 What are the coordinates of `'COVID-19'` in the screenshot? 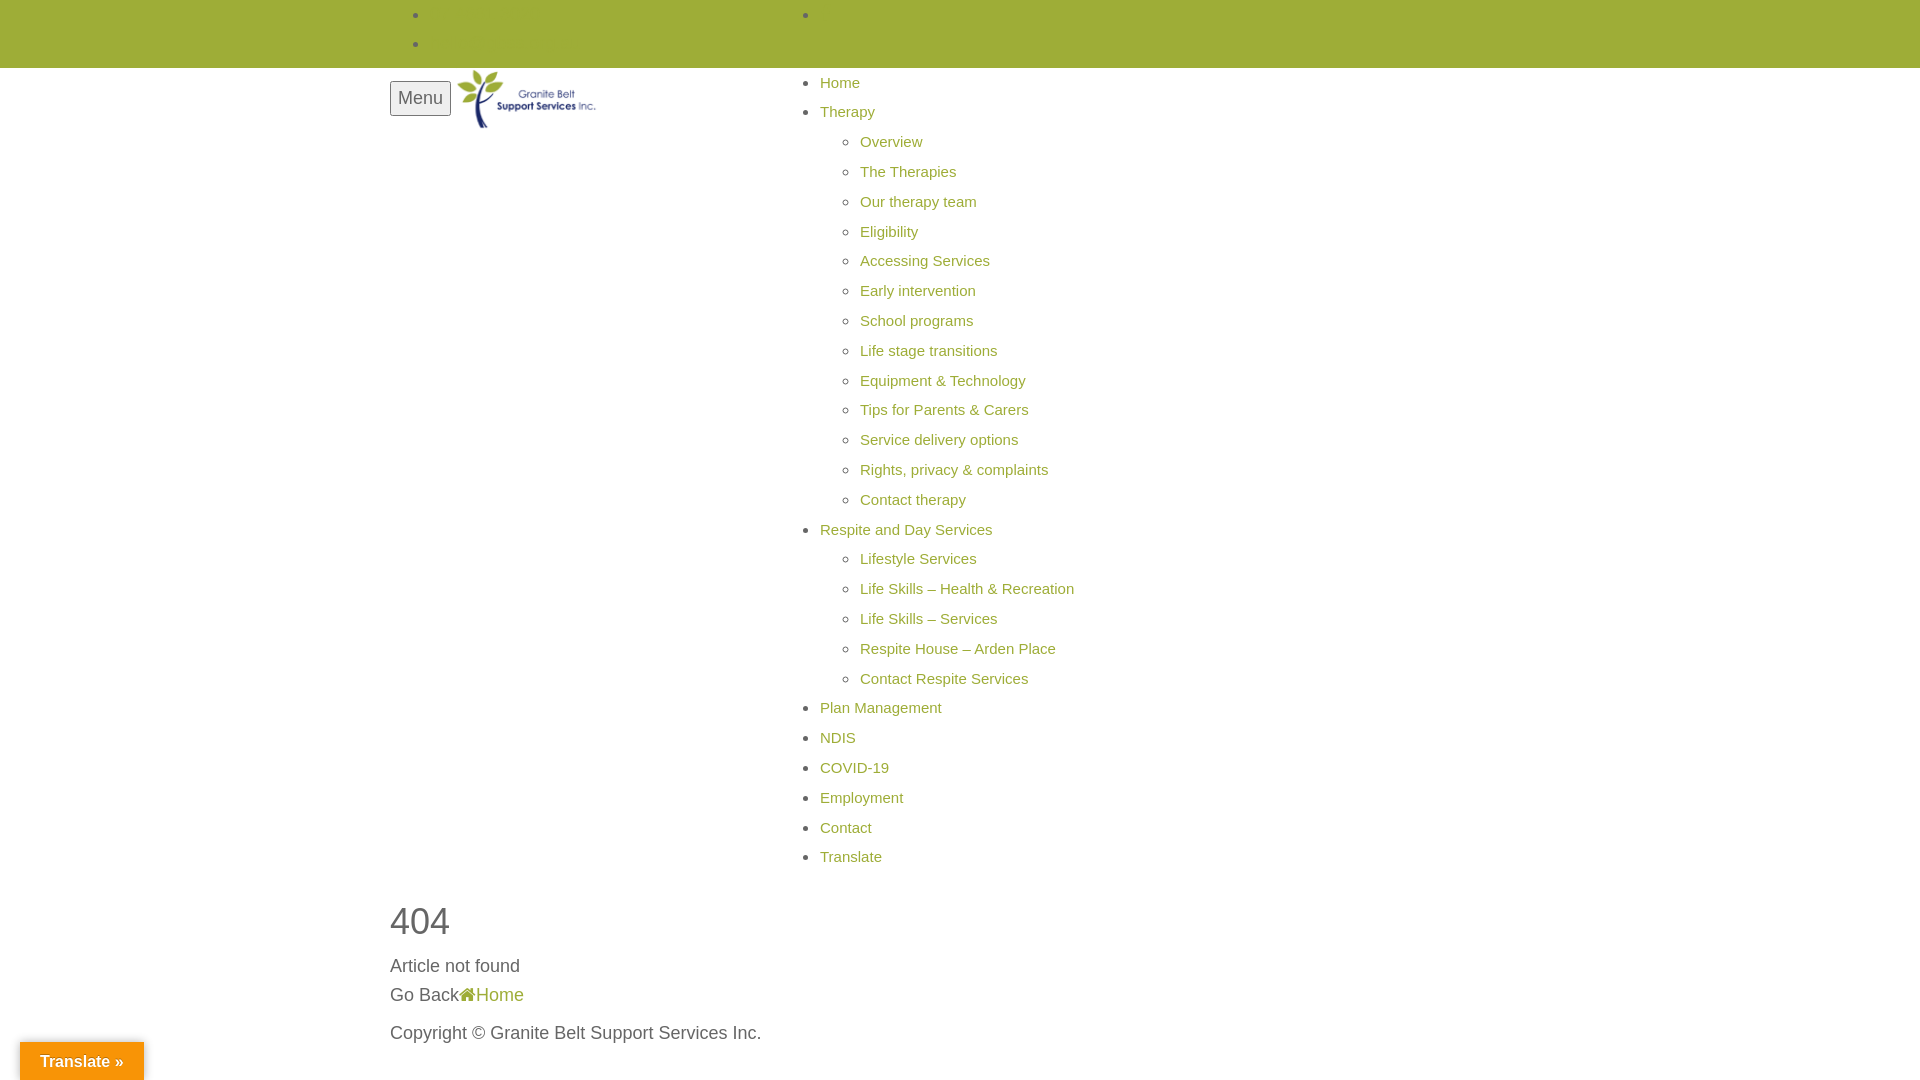 It's located at (854, 766).